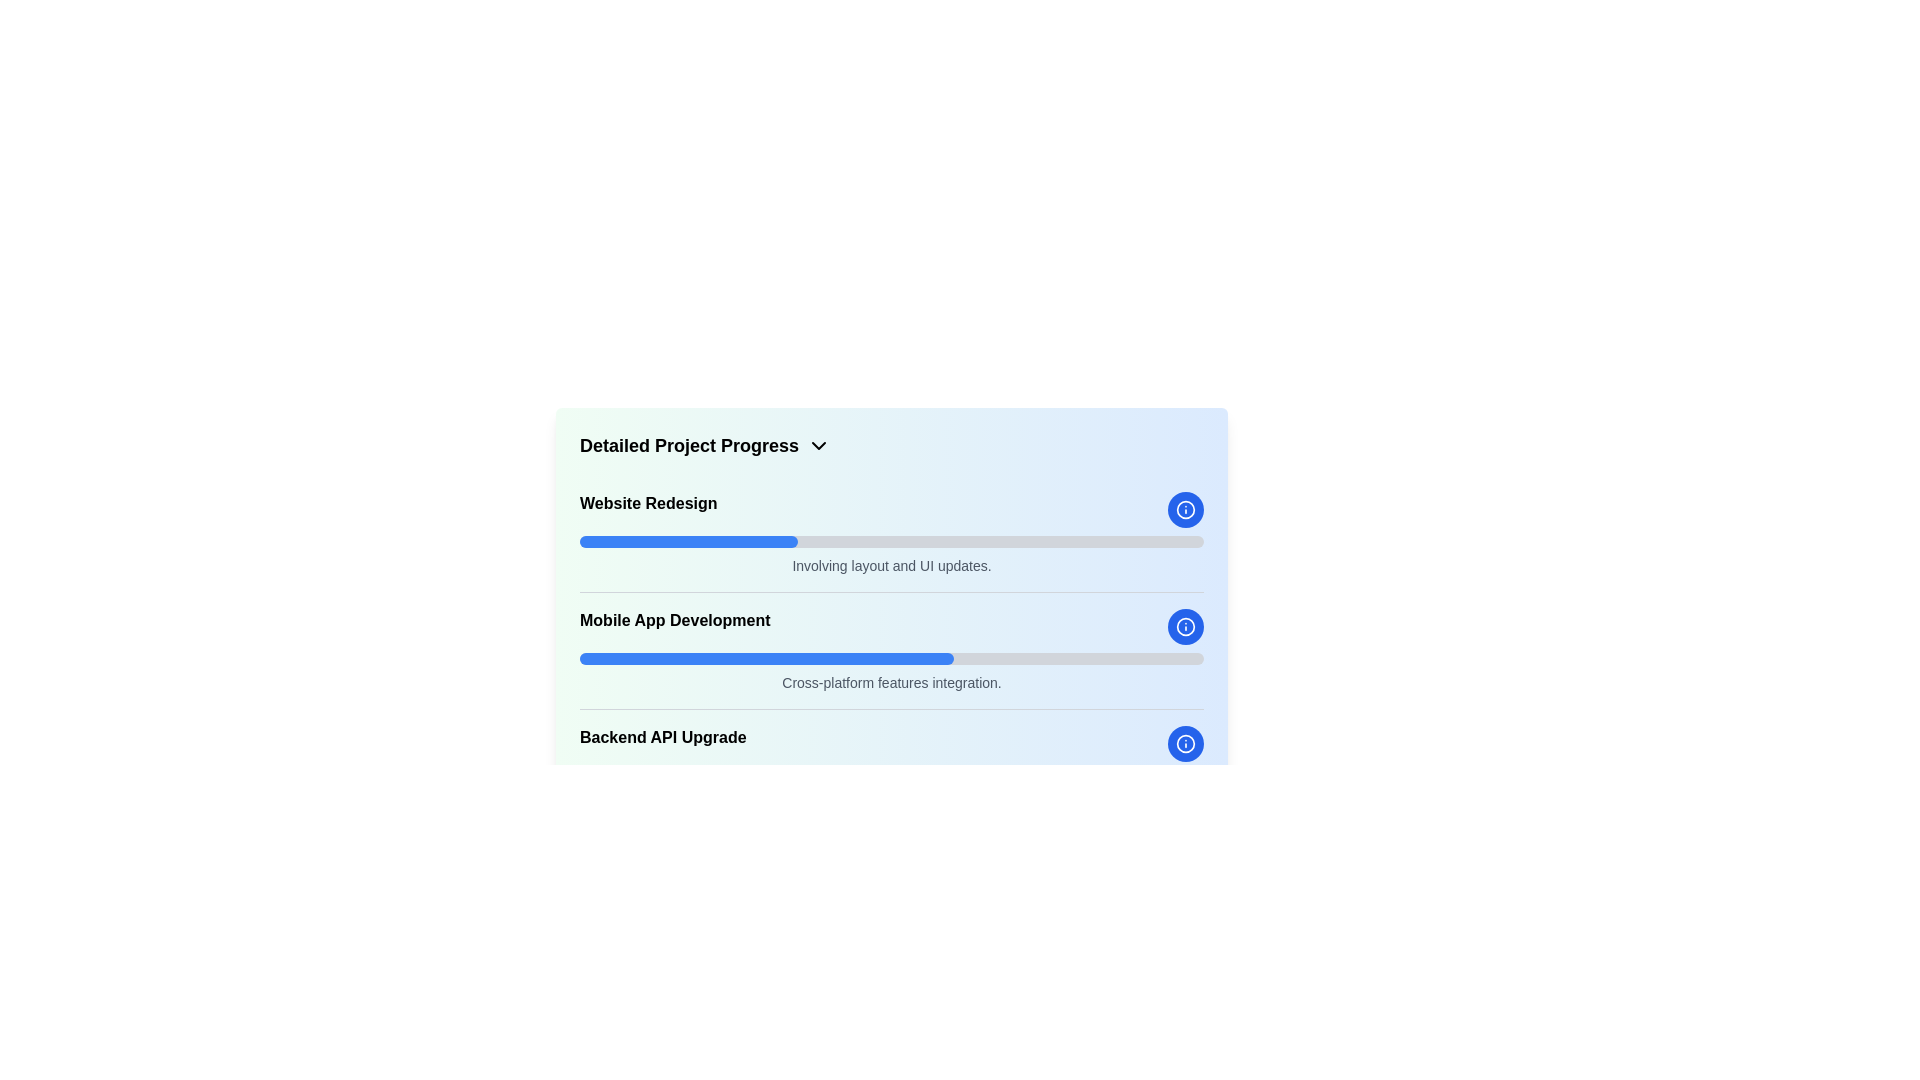  Describe the element at coordinates (635, 659) in the screenshot. I see `progress bar value` at that location.